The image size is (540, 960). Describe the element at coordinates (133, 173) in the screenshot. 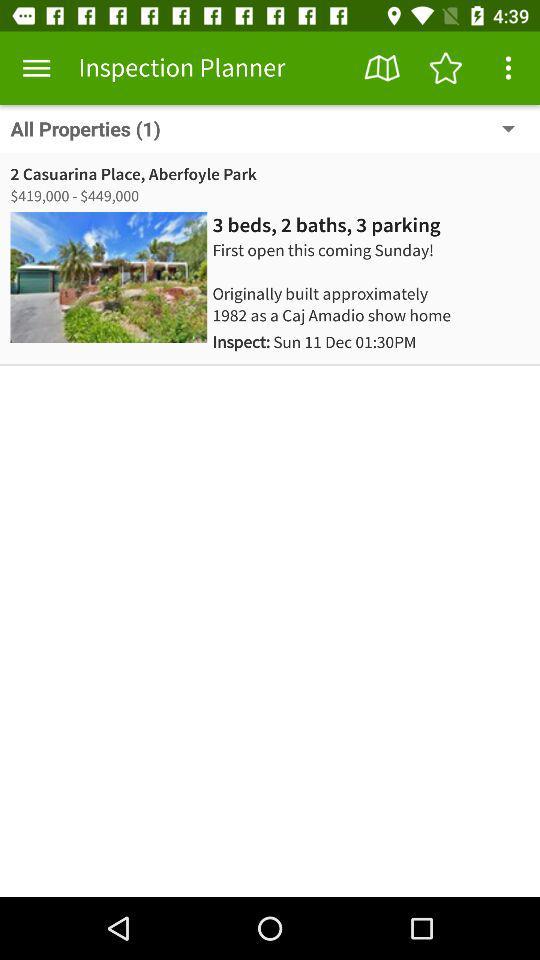

I see `2 casuarina place` at that location.